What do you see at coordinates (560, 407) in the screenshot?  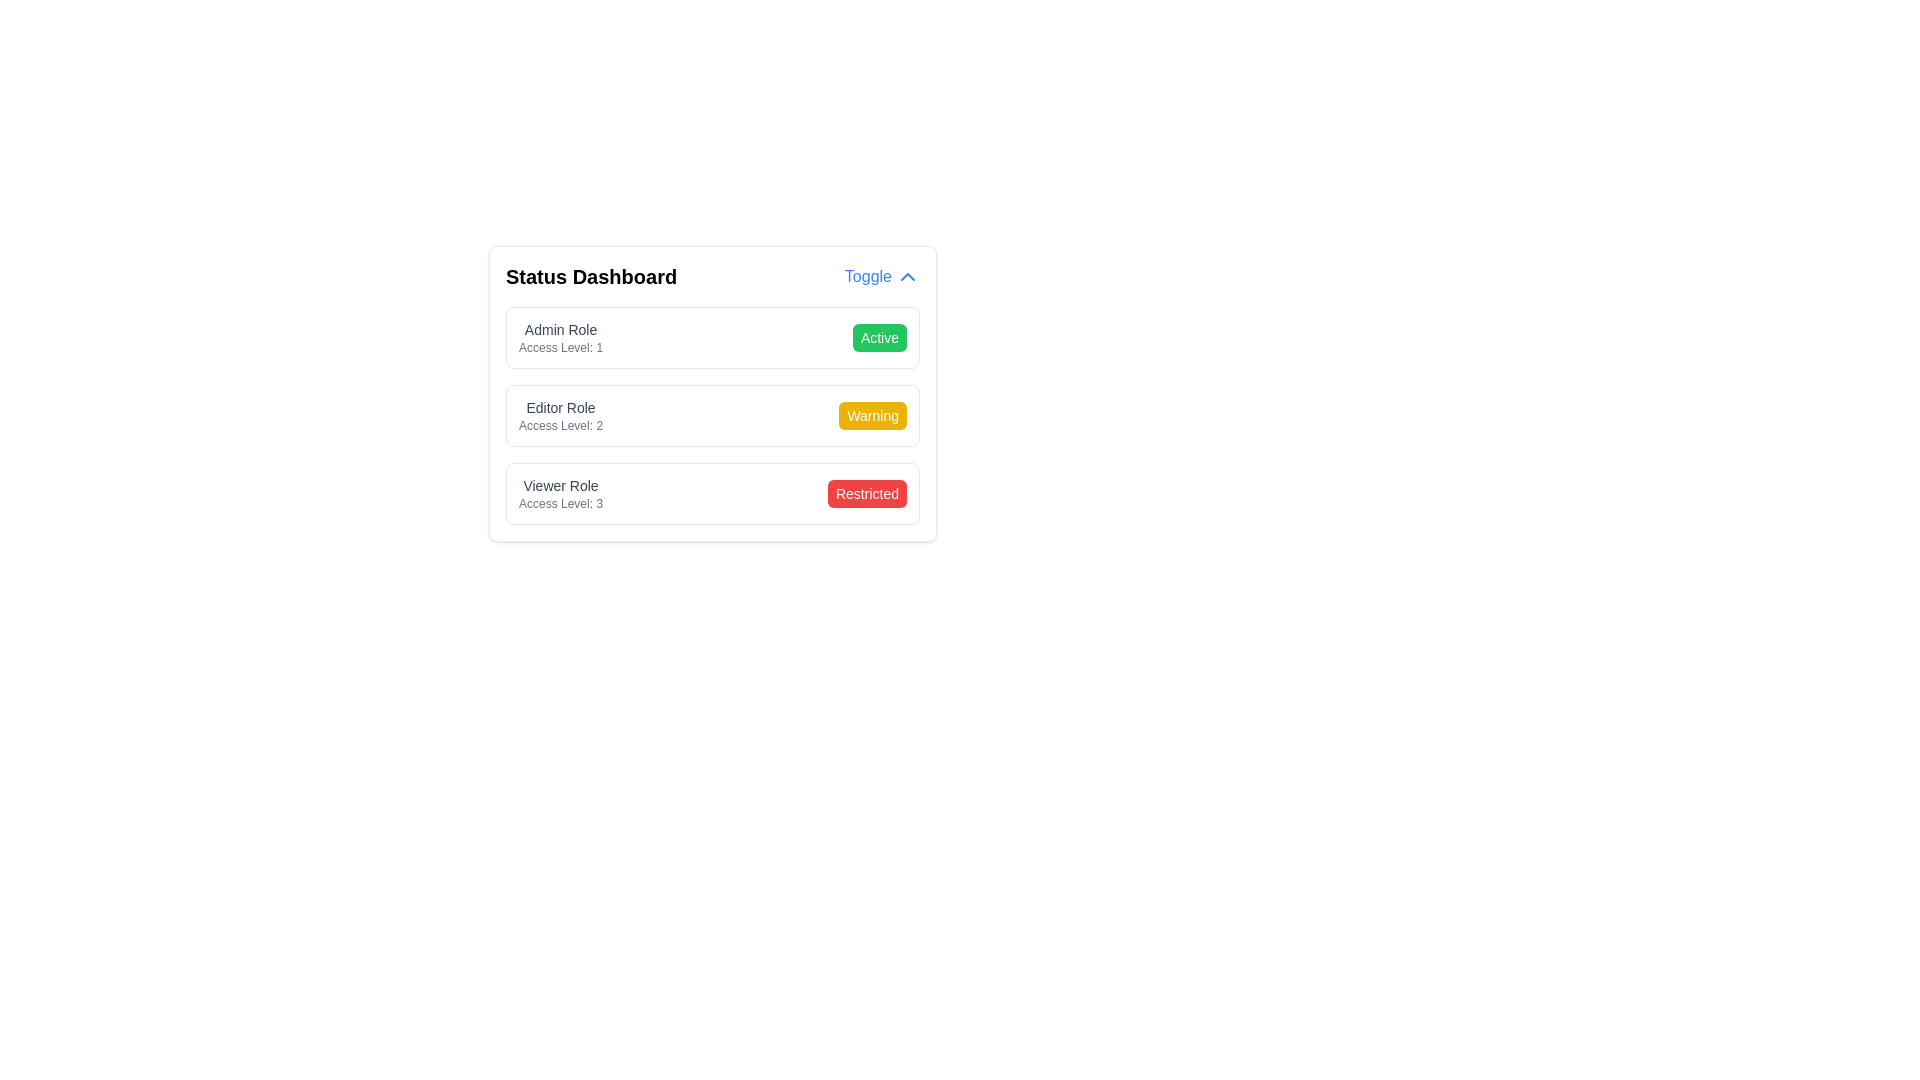 I see `the text label displaying 'Editor Role', which is styled in a smaller font size and medium weight, and is colored in subtle gray, located in the dashboard panel above 'Access Level: 2'` at bounding box center [560, 407].